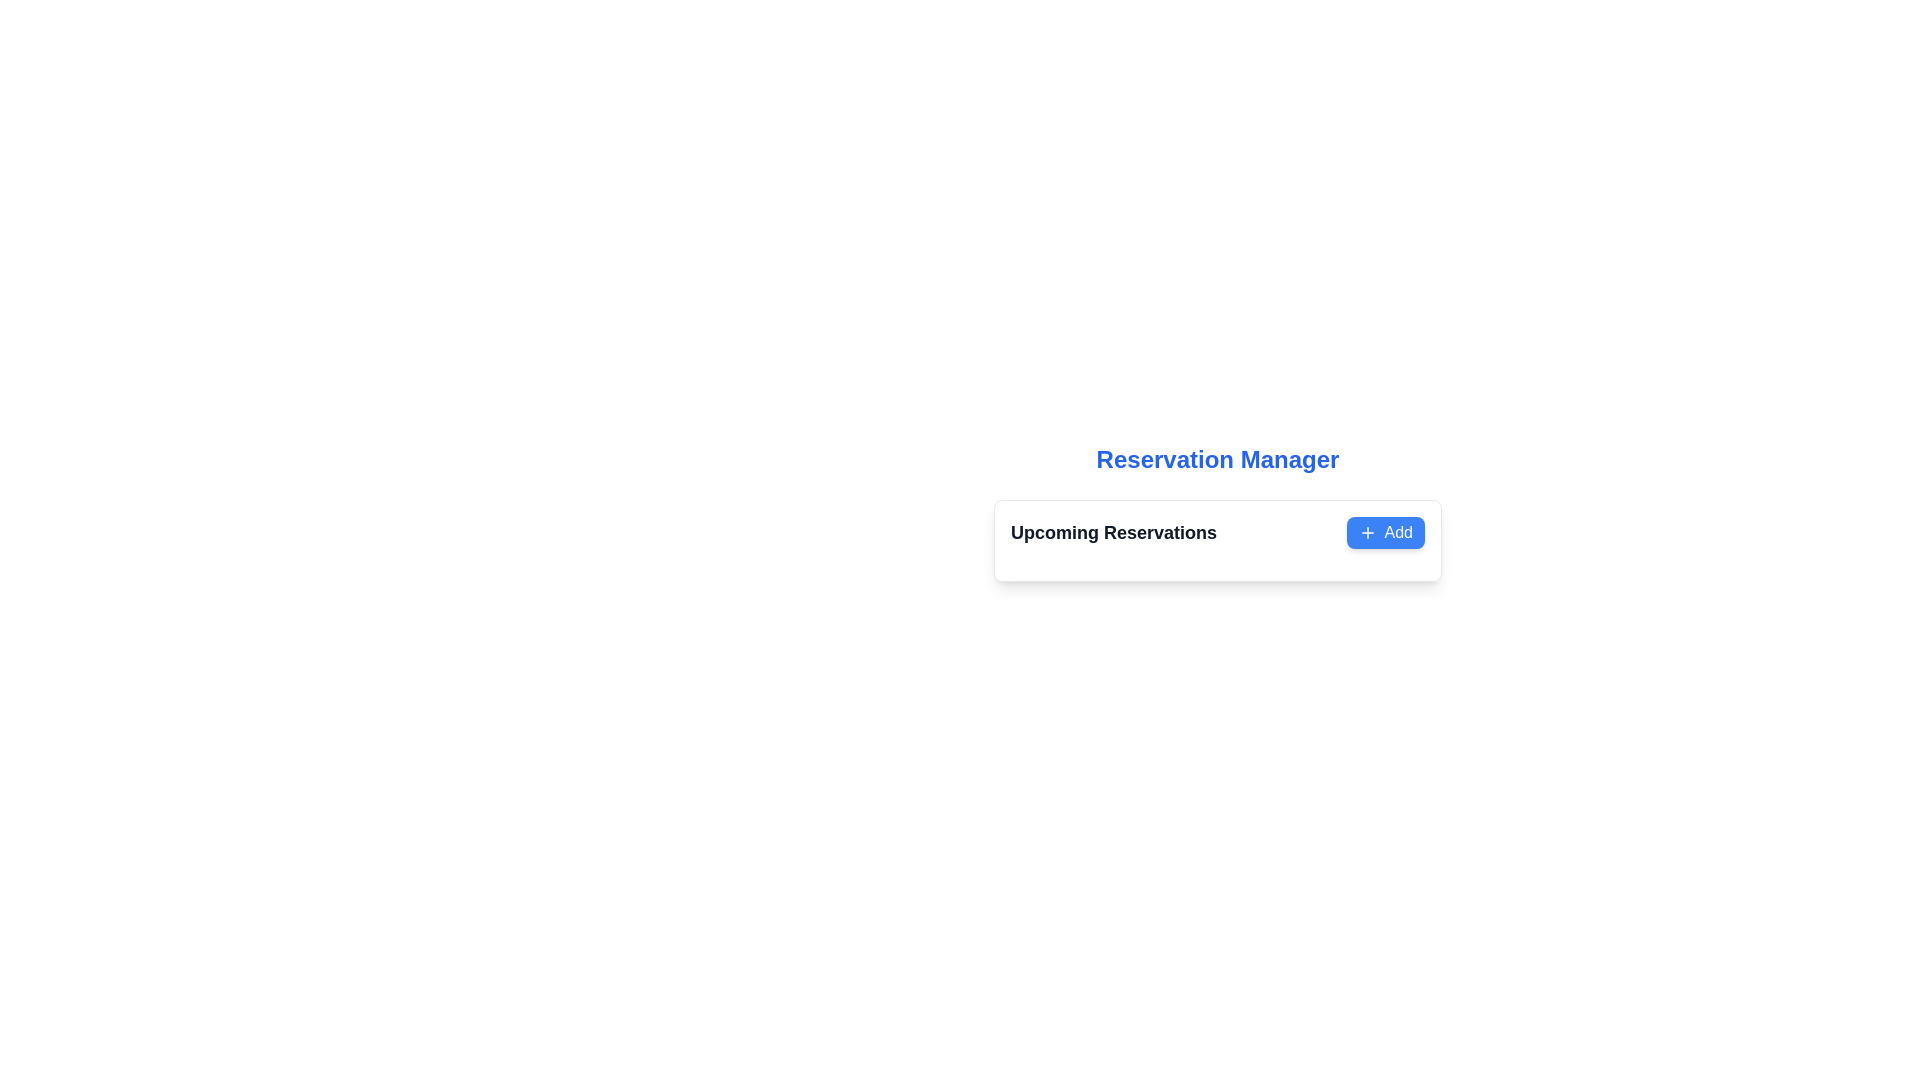  I want to click on the button used to initiate the process of adding a new reservation in the 'Upcoming Reservations' section, so click(1384, 531).